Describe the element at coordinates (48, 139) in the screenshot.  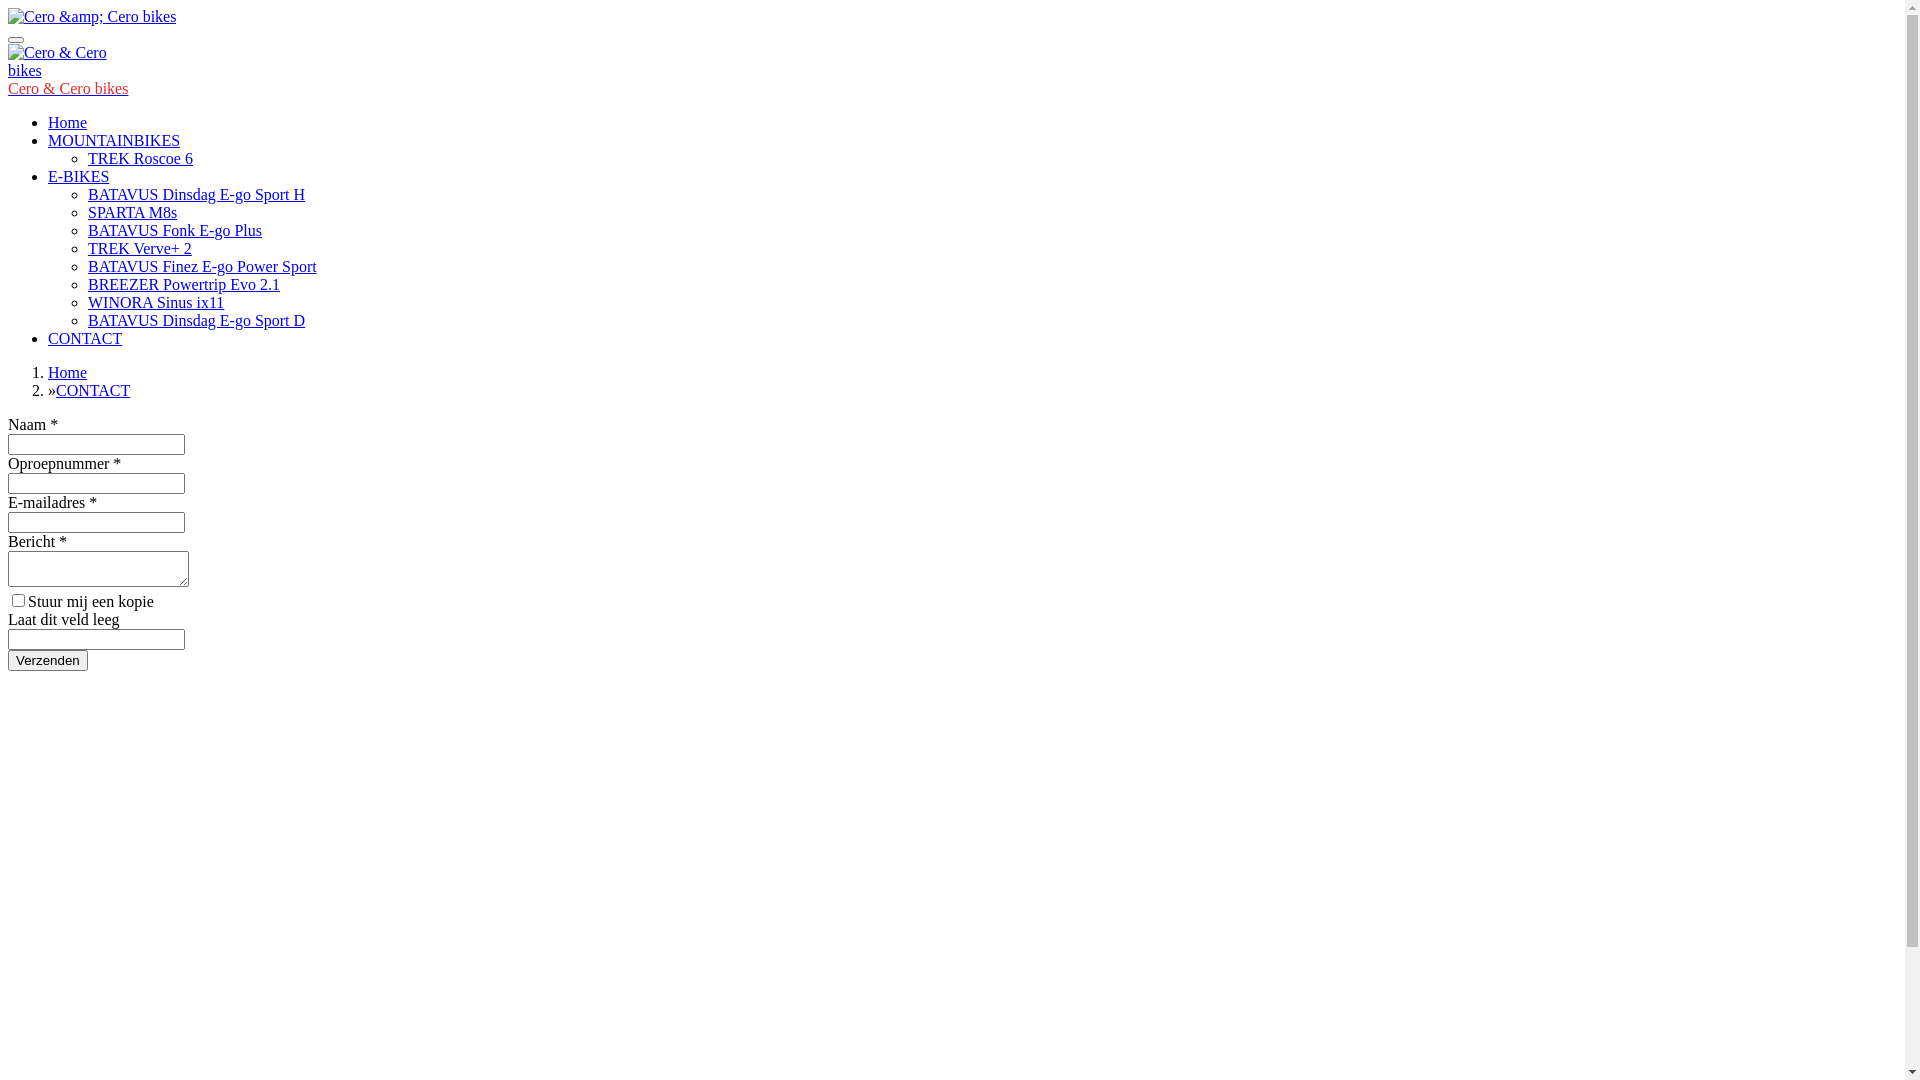
I see `'MOUNTAINBIKES'` at that location.